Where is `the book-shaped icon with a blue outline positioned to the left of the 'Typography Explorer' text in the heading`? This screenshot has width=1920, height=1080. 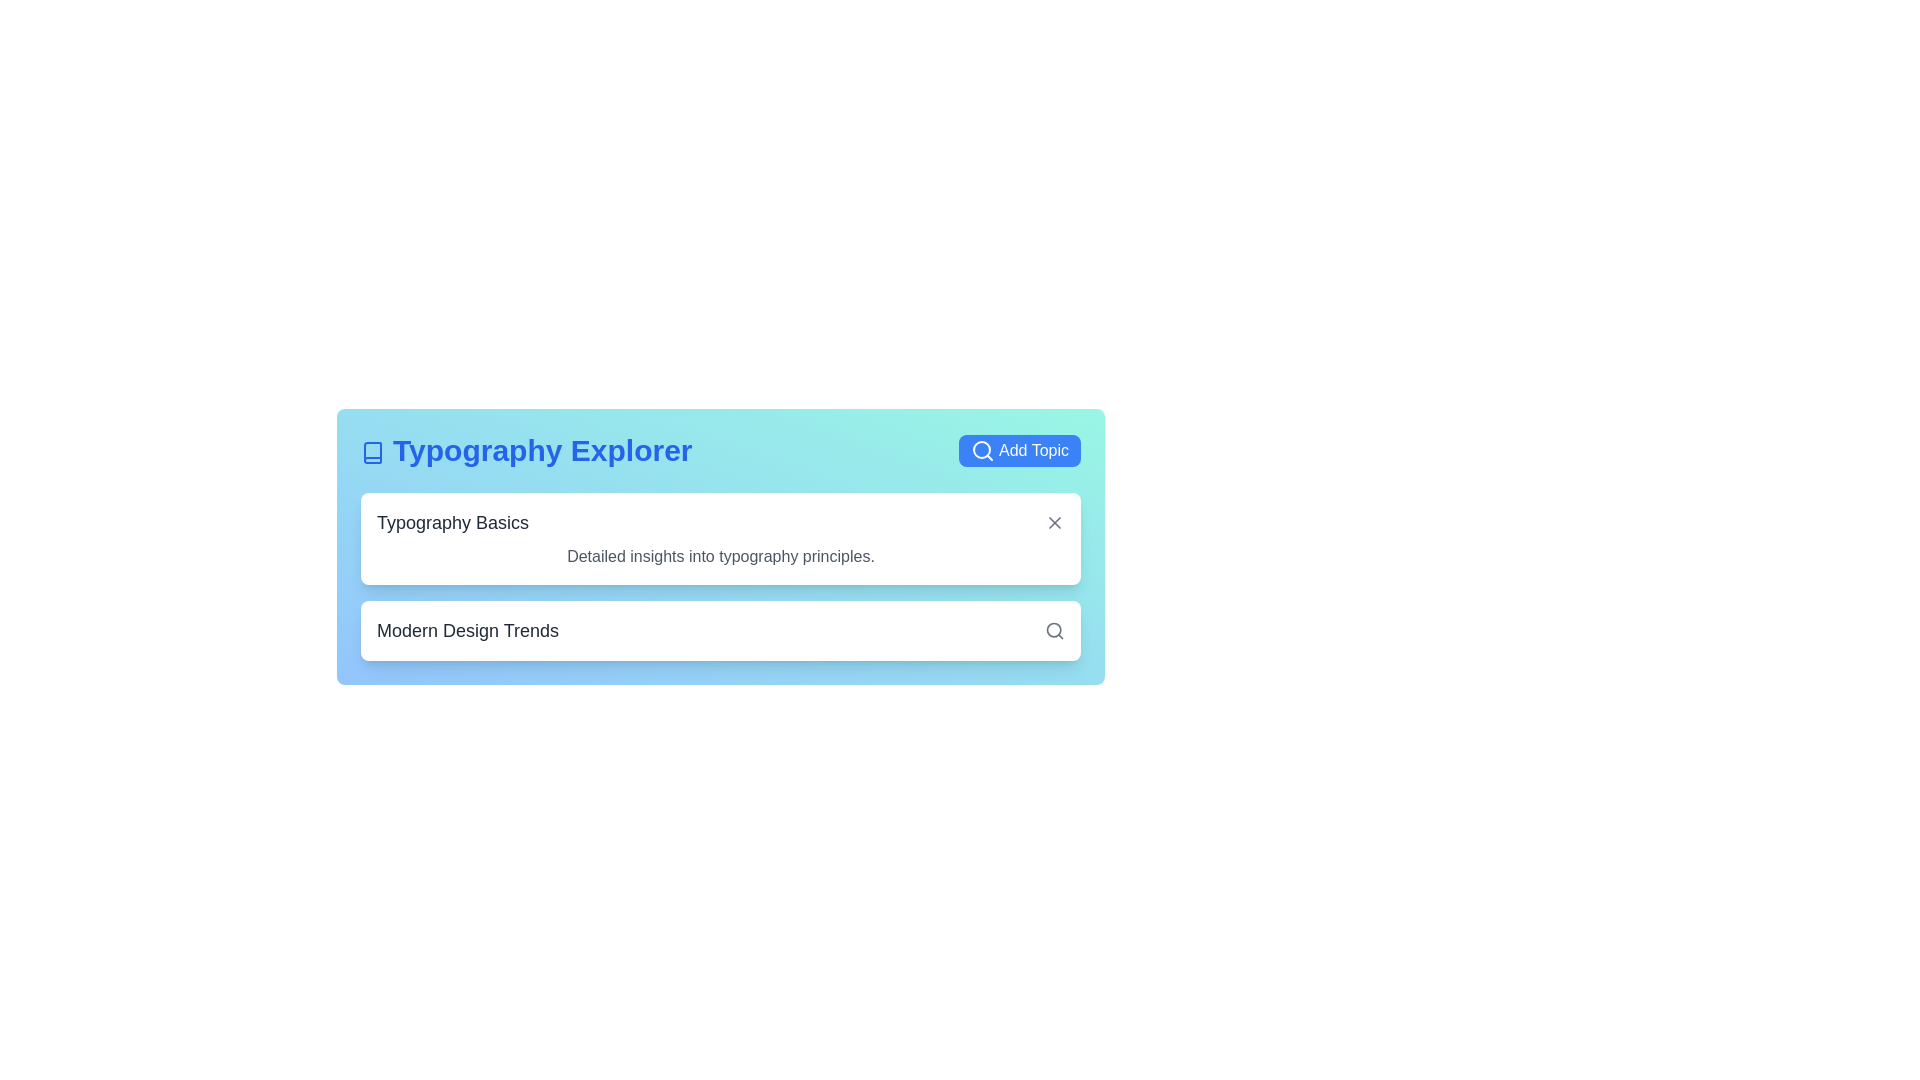
the book-shaped icon with a blue outline positioned to the left of the 'Typography Explorer' text in the heading is located at coordinates (373, 452).